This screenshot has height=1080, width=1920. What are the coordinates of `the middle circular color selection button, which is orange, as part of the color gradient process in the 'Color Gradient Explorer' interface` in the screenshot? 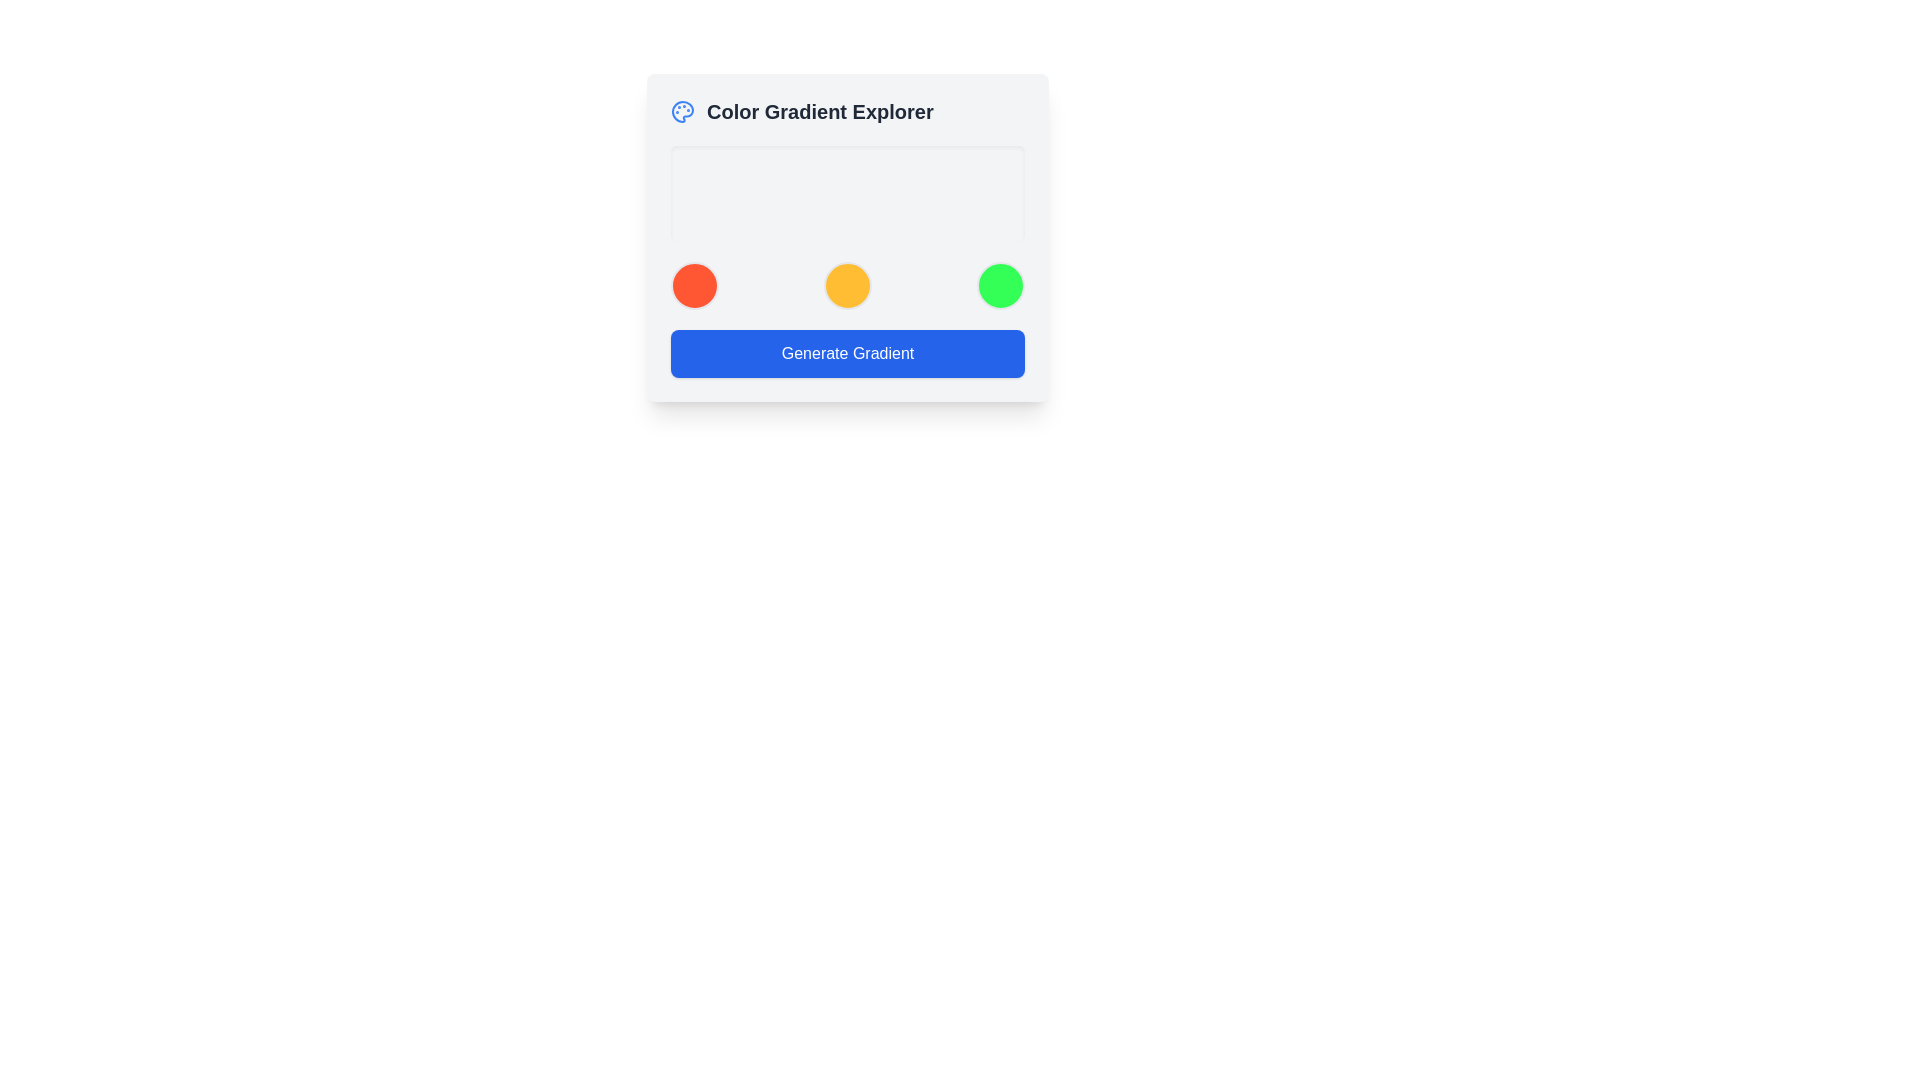 It's located at (848, 285).